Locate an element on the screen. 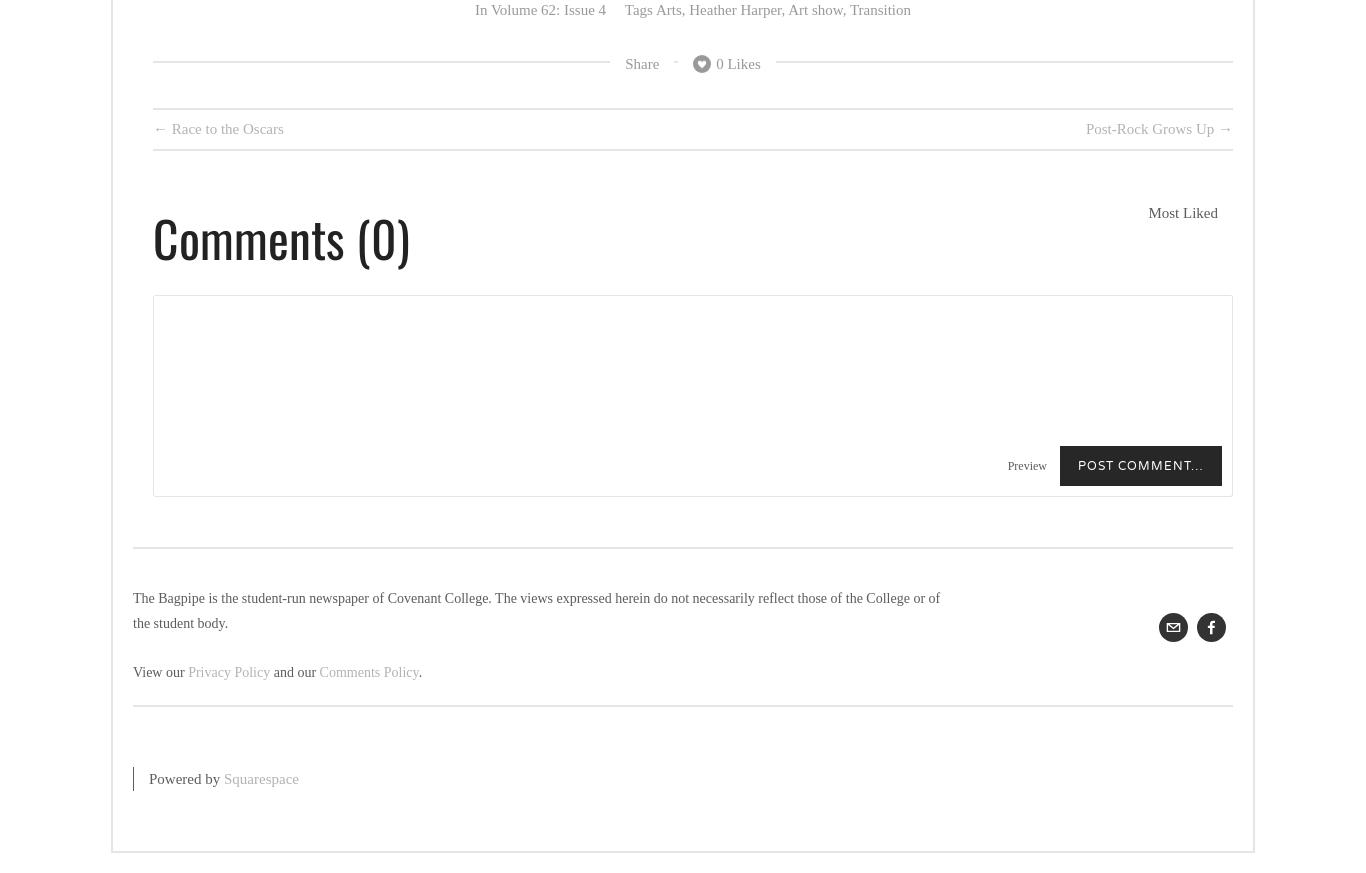 The image size is (1366, 873). 'and our' is located at coordinates (270, 672).